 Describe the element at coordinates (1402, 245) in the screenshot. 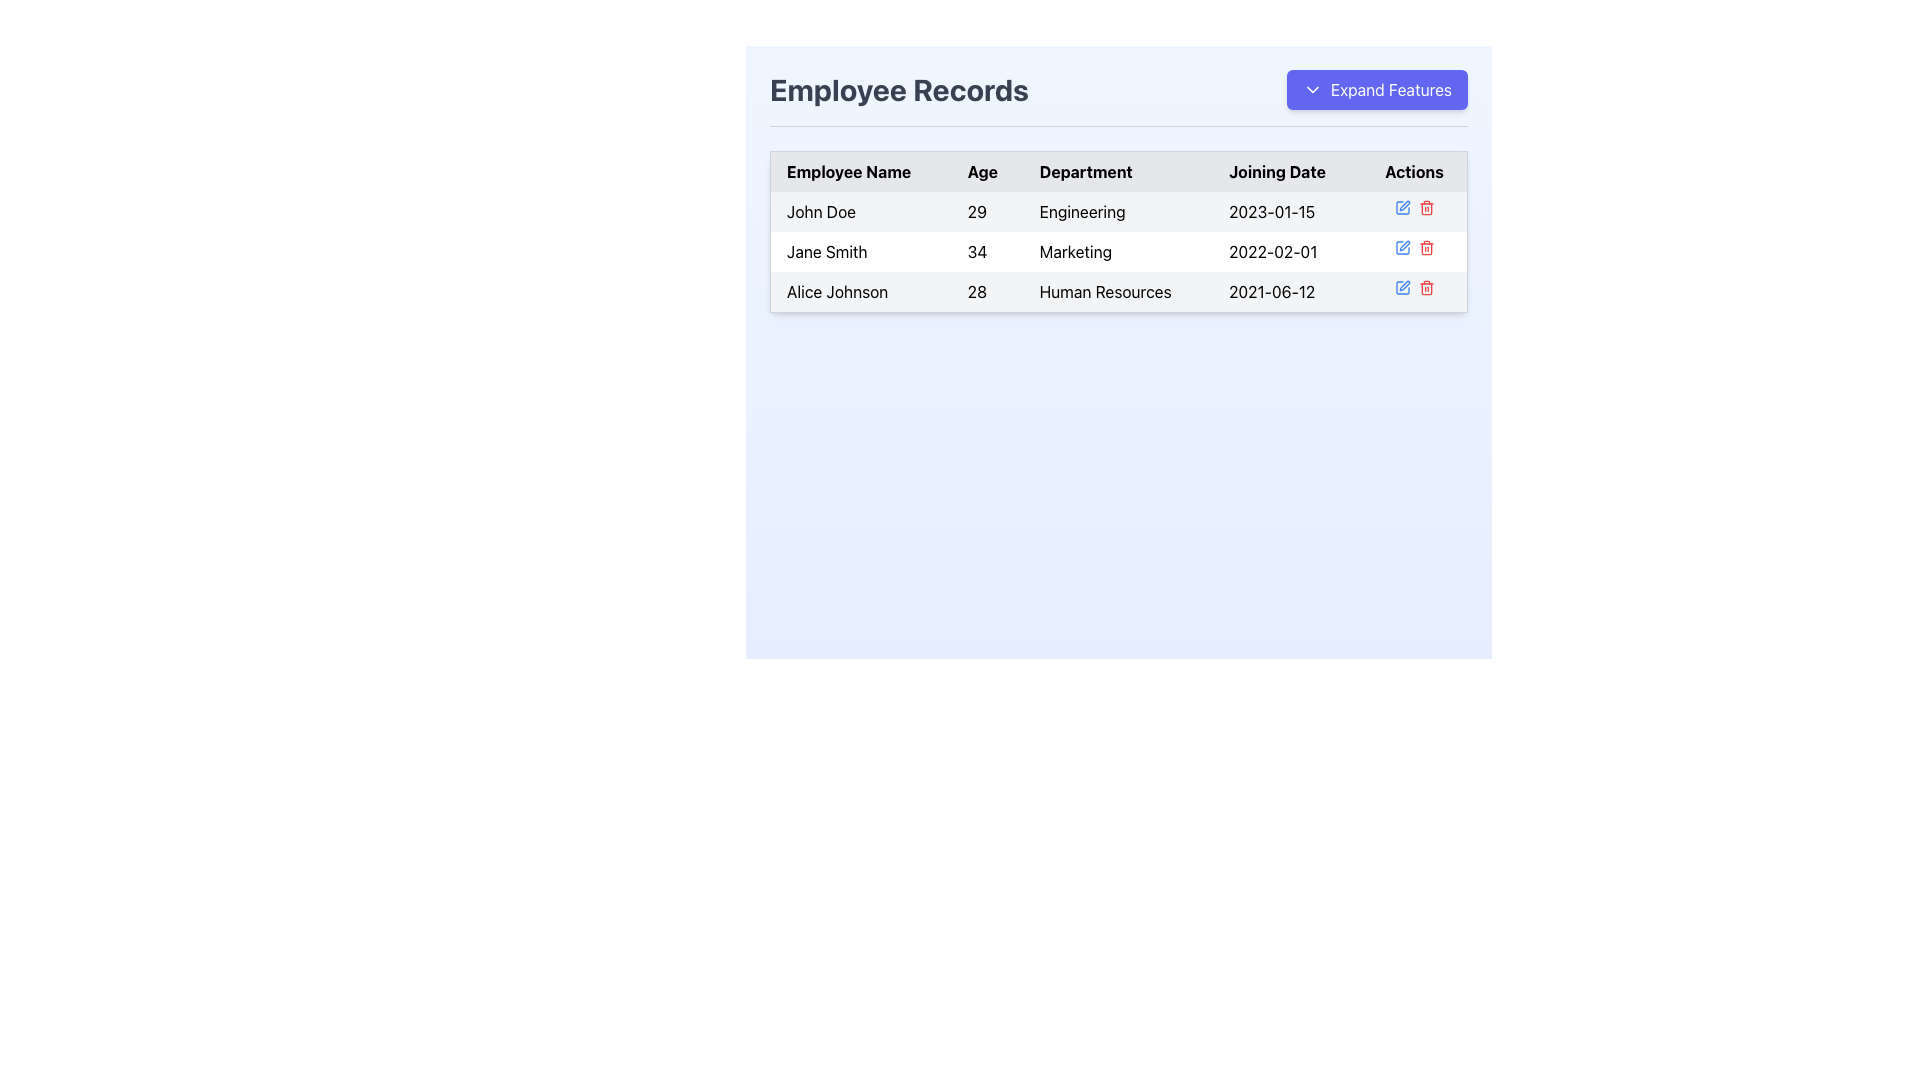

I see `the edit icon located in the Actions column of the second row of the table` at that location.